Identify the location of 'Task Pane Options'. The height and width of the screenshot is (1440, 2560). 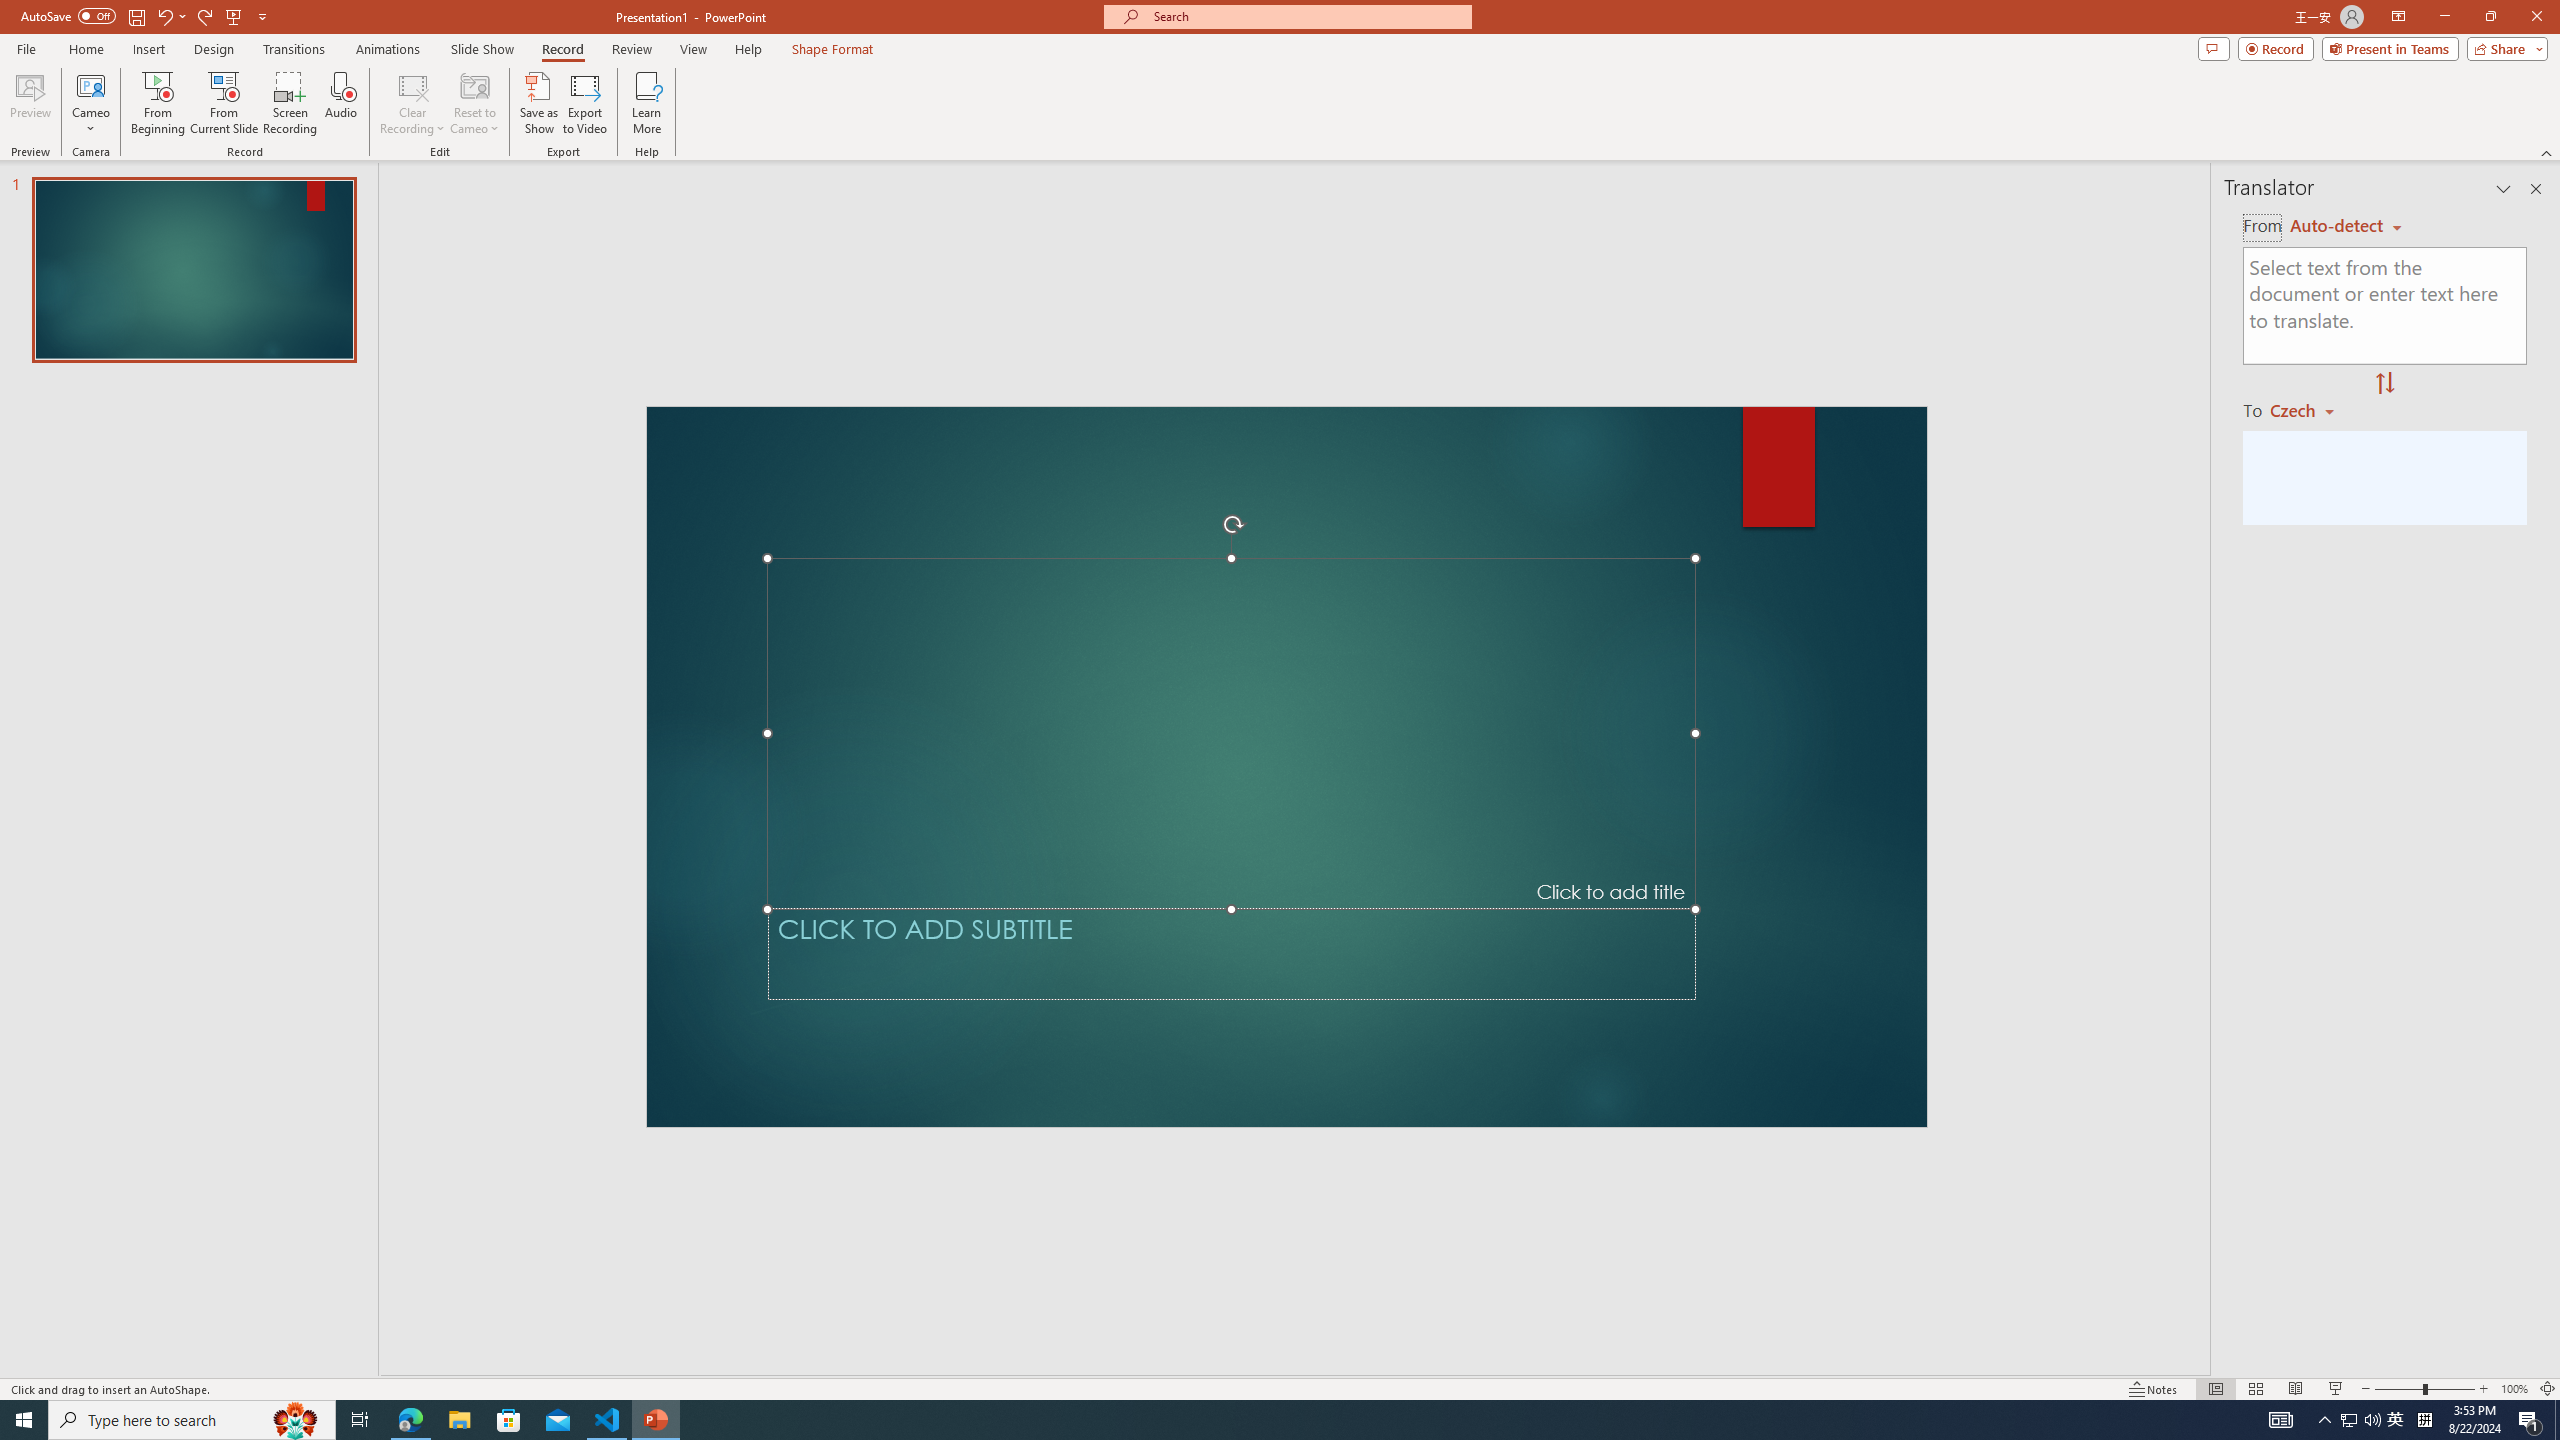
(2502, 188).